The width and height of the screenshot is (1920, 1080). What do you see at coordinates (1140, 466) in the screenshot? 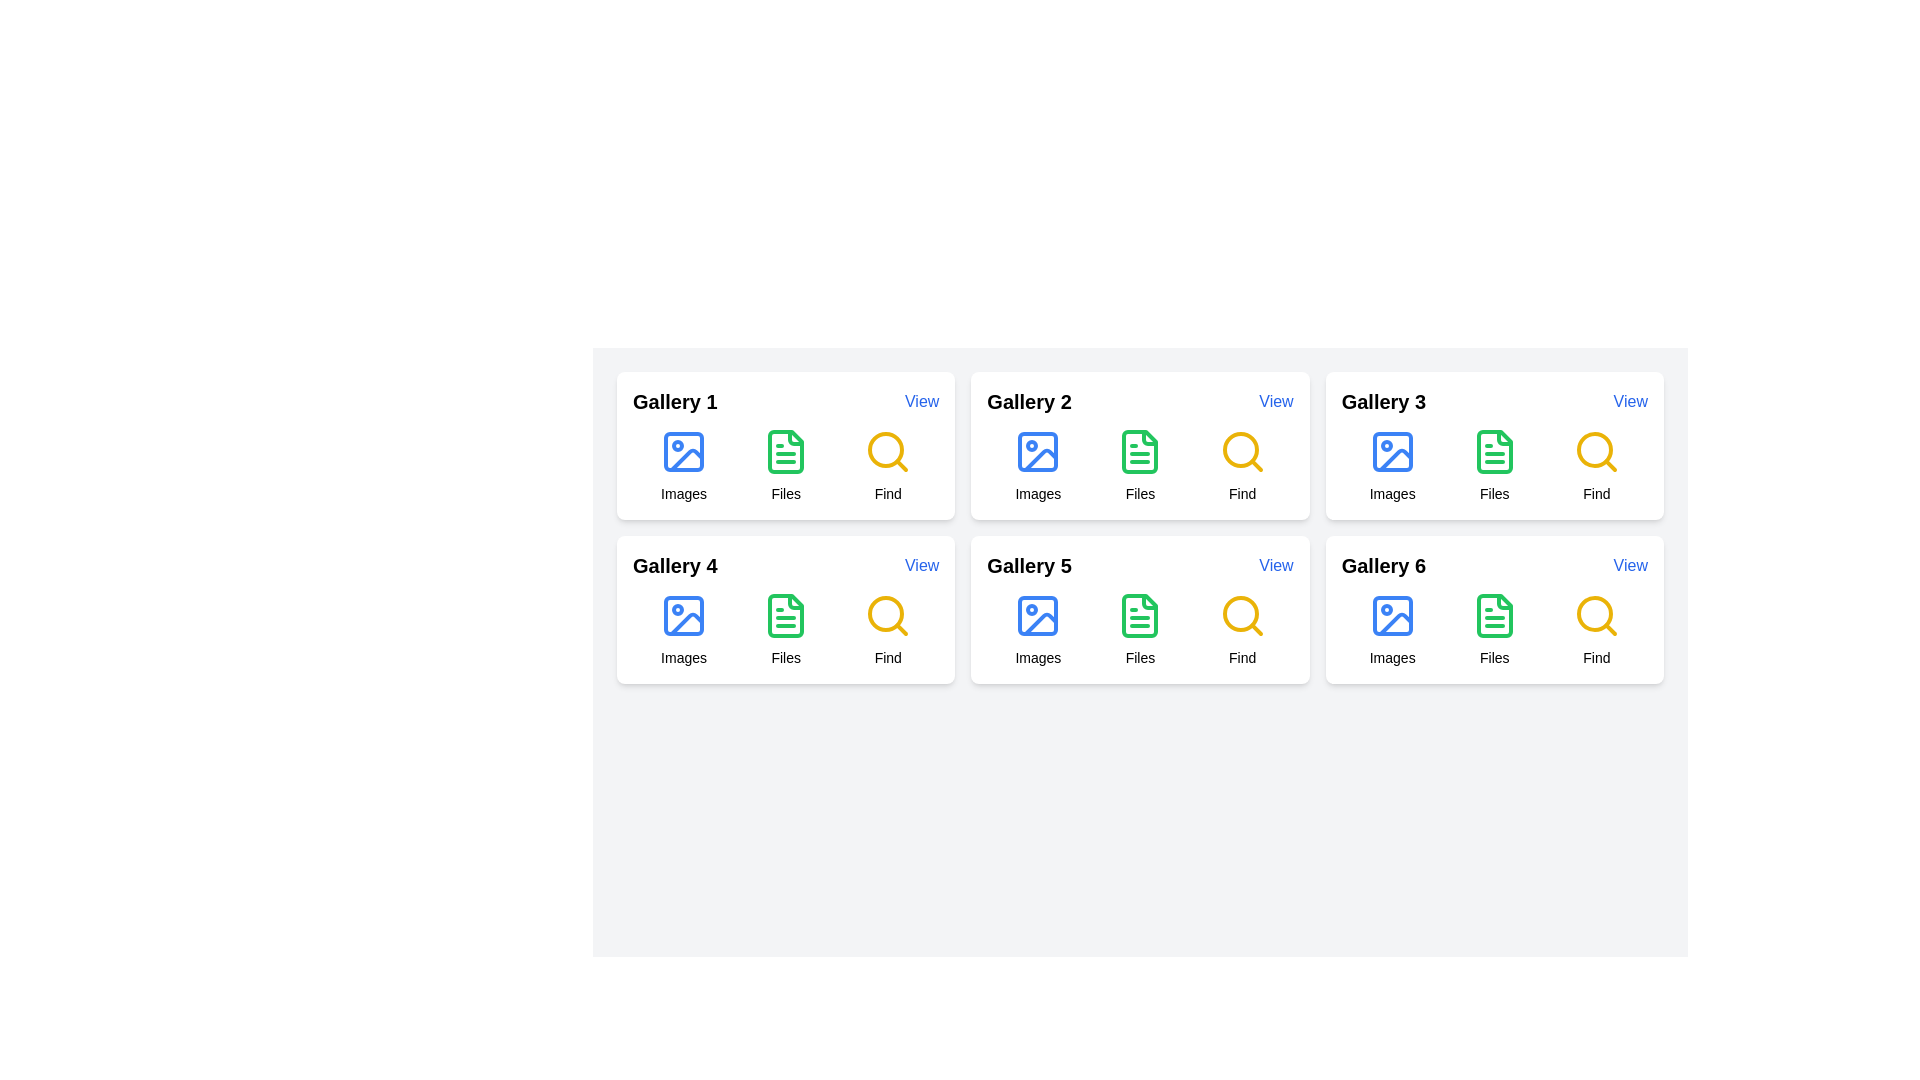
I see `the icon with a text label related to file management located between 'Images' and 'Find' under 'Gallery 2'` at bounding box center [1140, 466].